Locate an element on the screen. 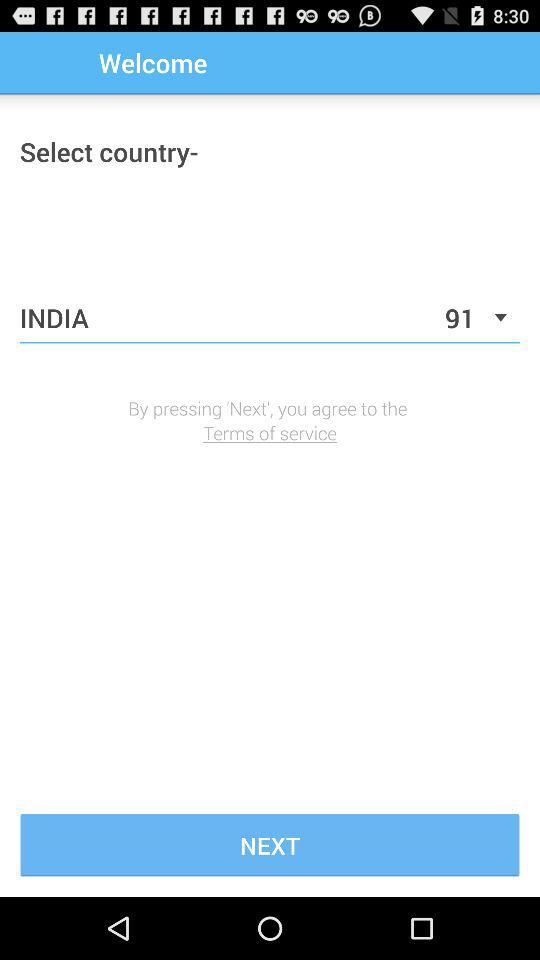  the item above the next is located at coordinates (270, 433).